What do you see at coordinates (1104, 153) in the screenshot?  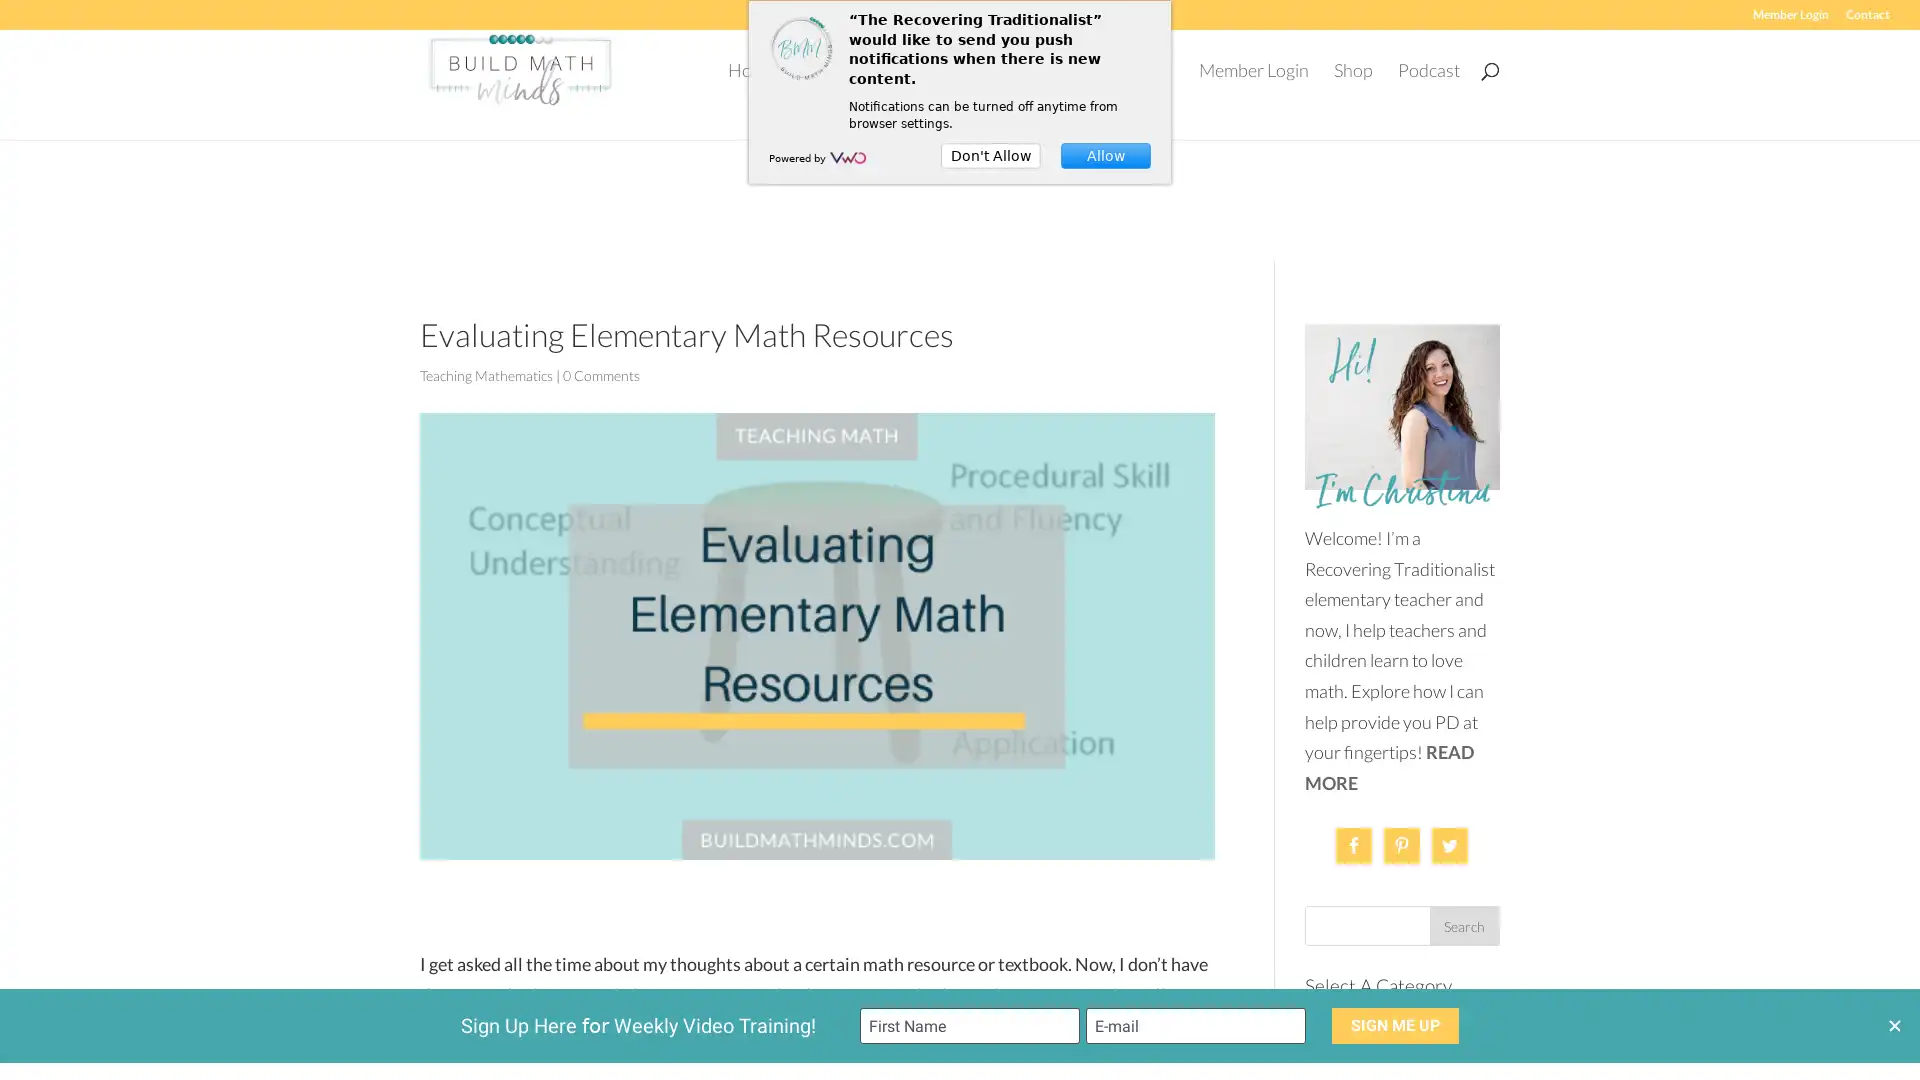 I see `Allow` at bounding box center [1104, 153].